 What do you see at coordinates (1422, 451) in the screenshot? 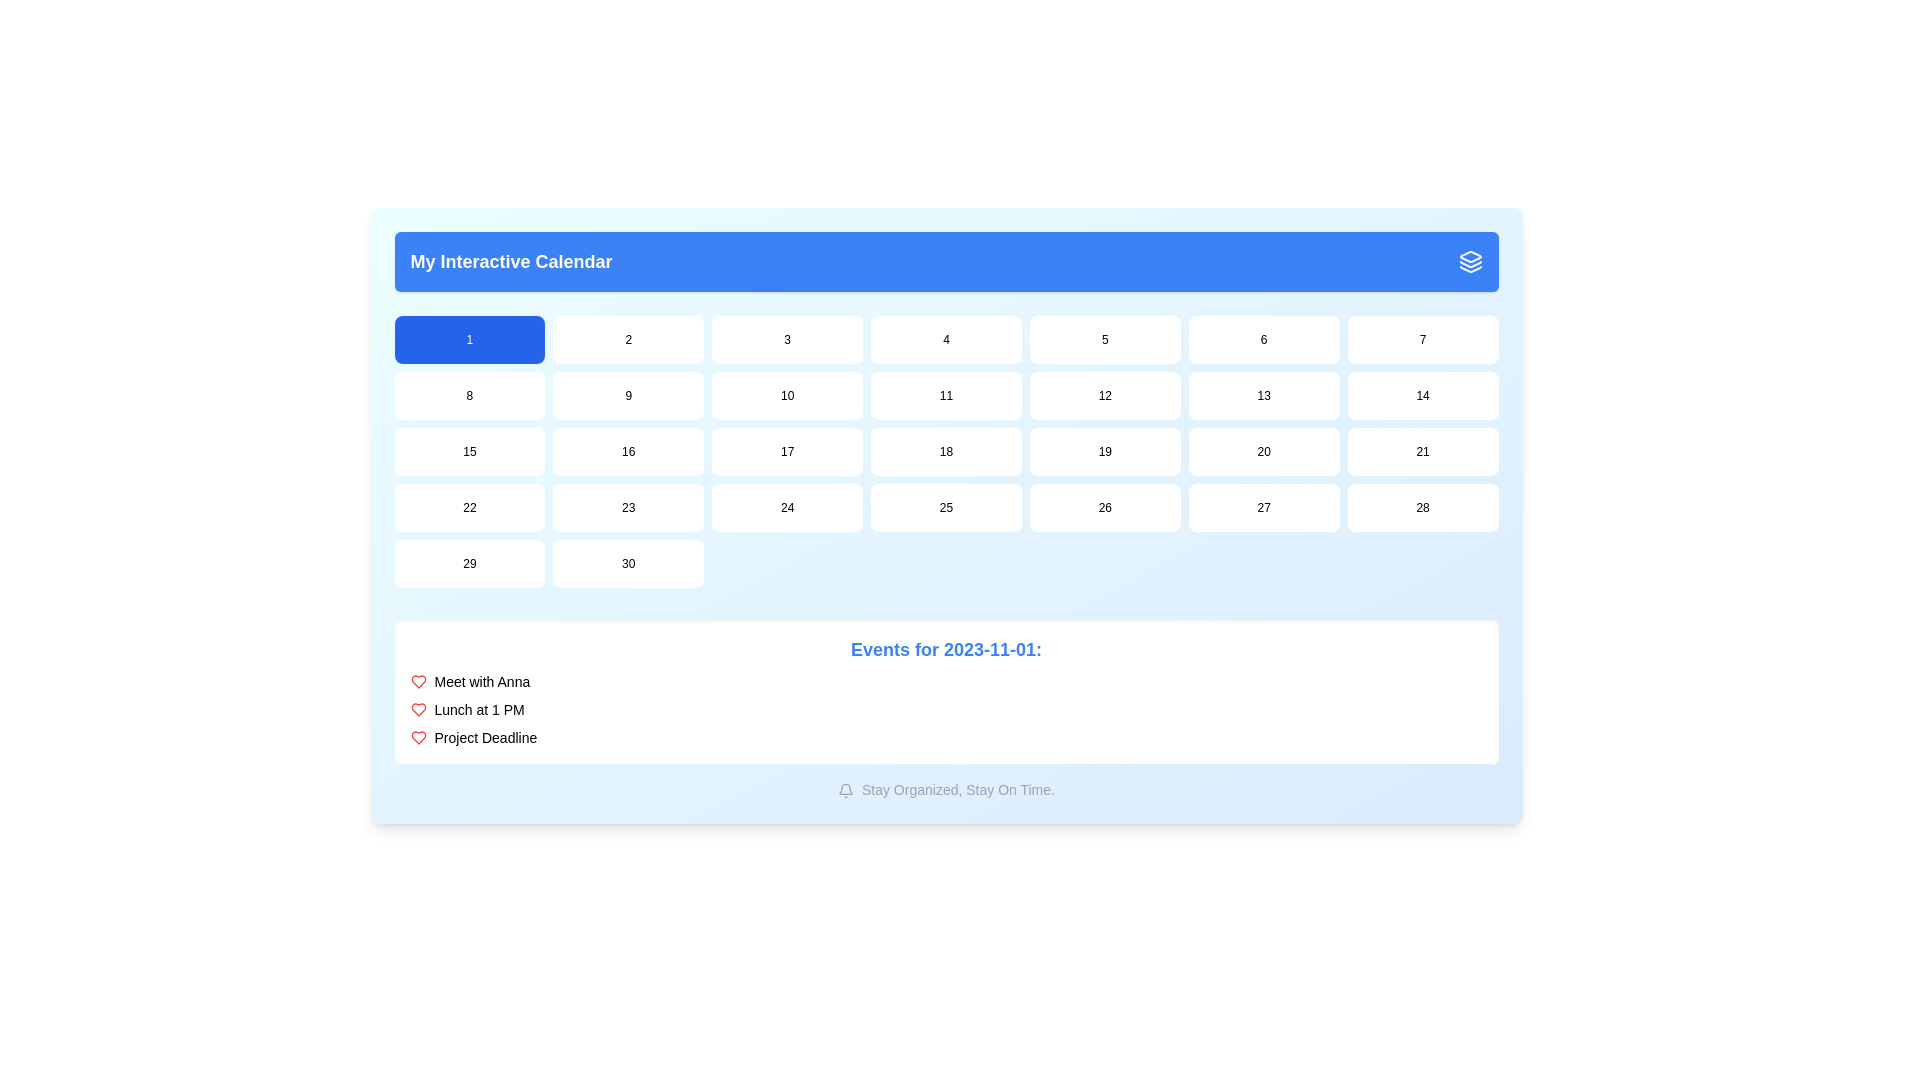
I see `the calendar date button located in the fourth row and seventh column of the calendar grid` at bounding box center [1422, 451].